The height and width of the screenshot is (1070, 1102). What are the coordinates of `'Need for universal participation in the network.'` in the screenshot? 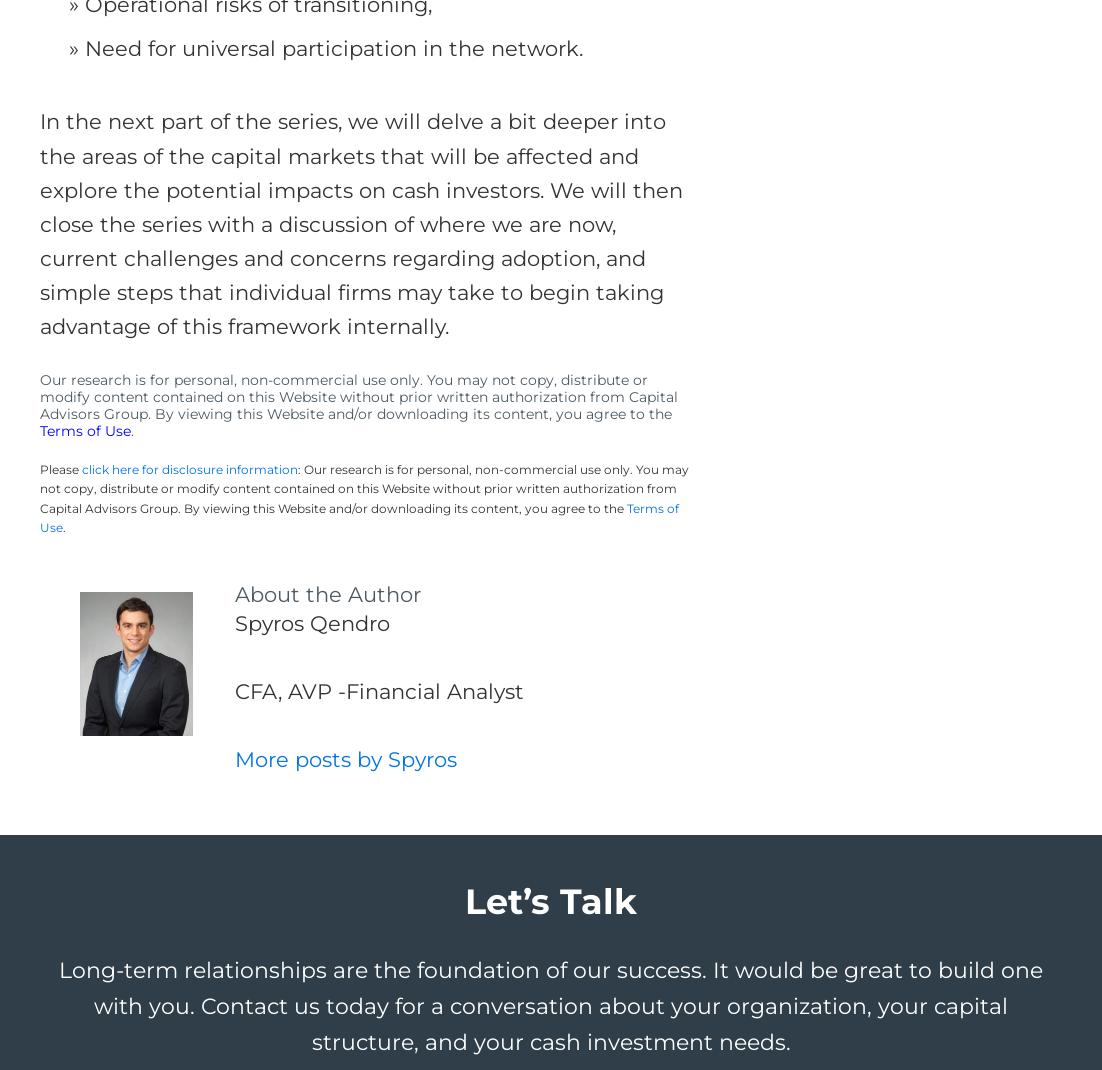 It's located at (333, 46).